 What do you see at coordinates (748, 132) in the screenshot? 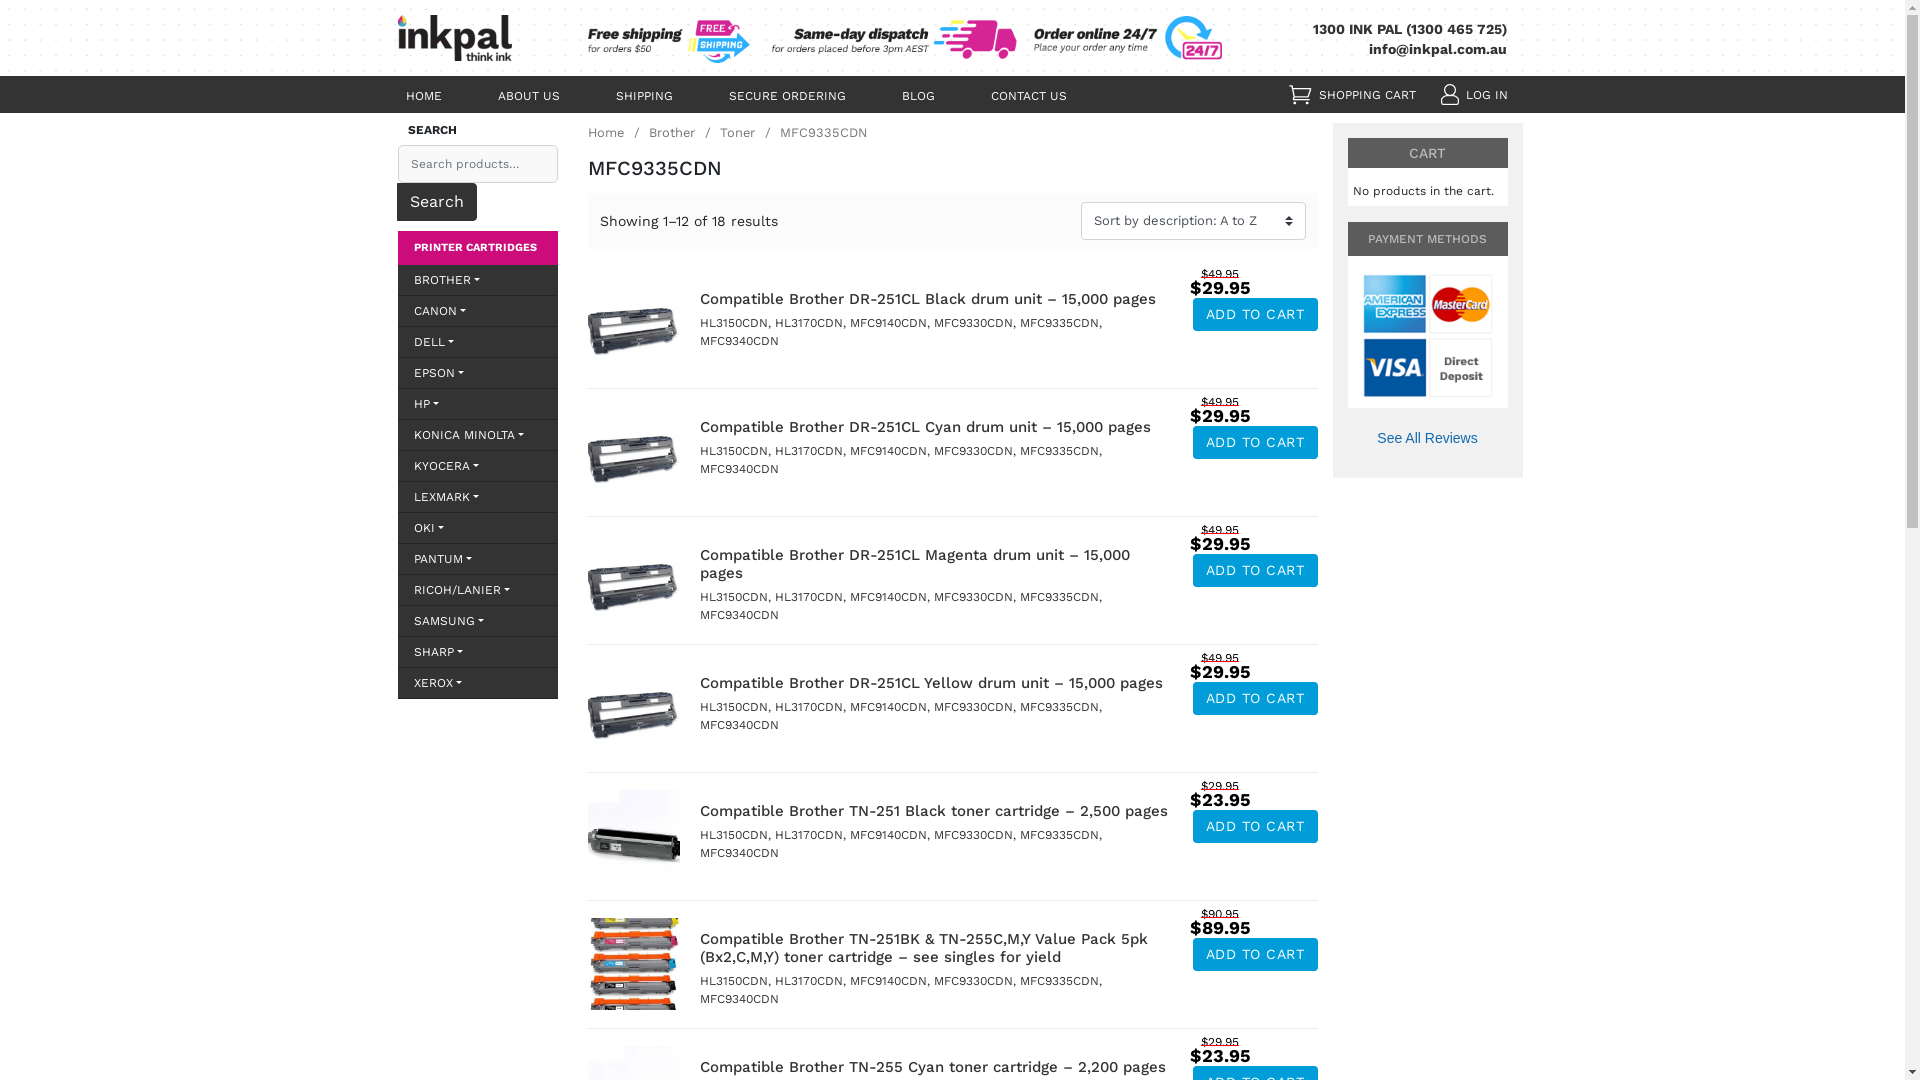
I see `'Toner'` at bounding box center [748, 132].